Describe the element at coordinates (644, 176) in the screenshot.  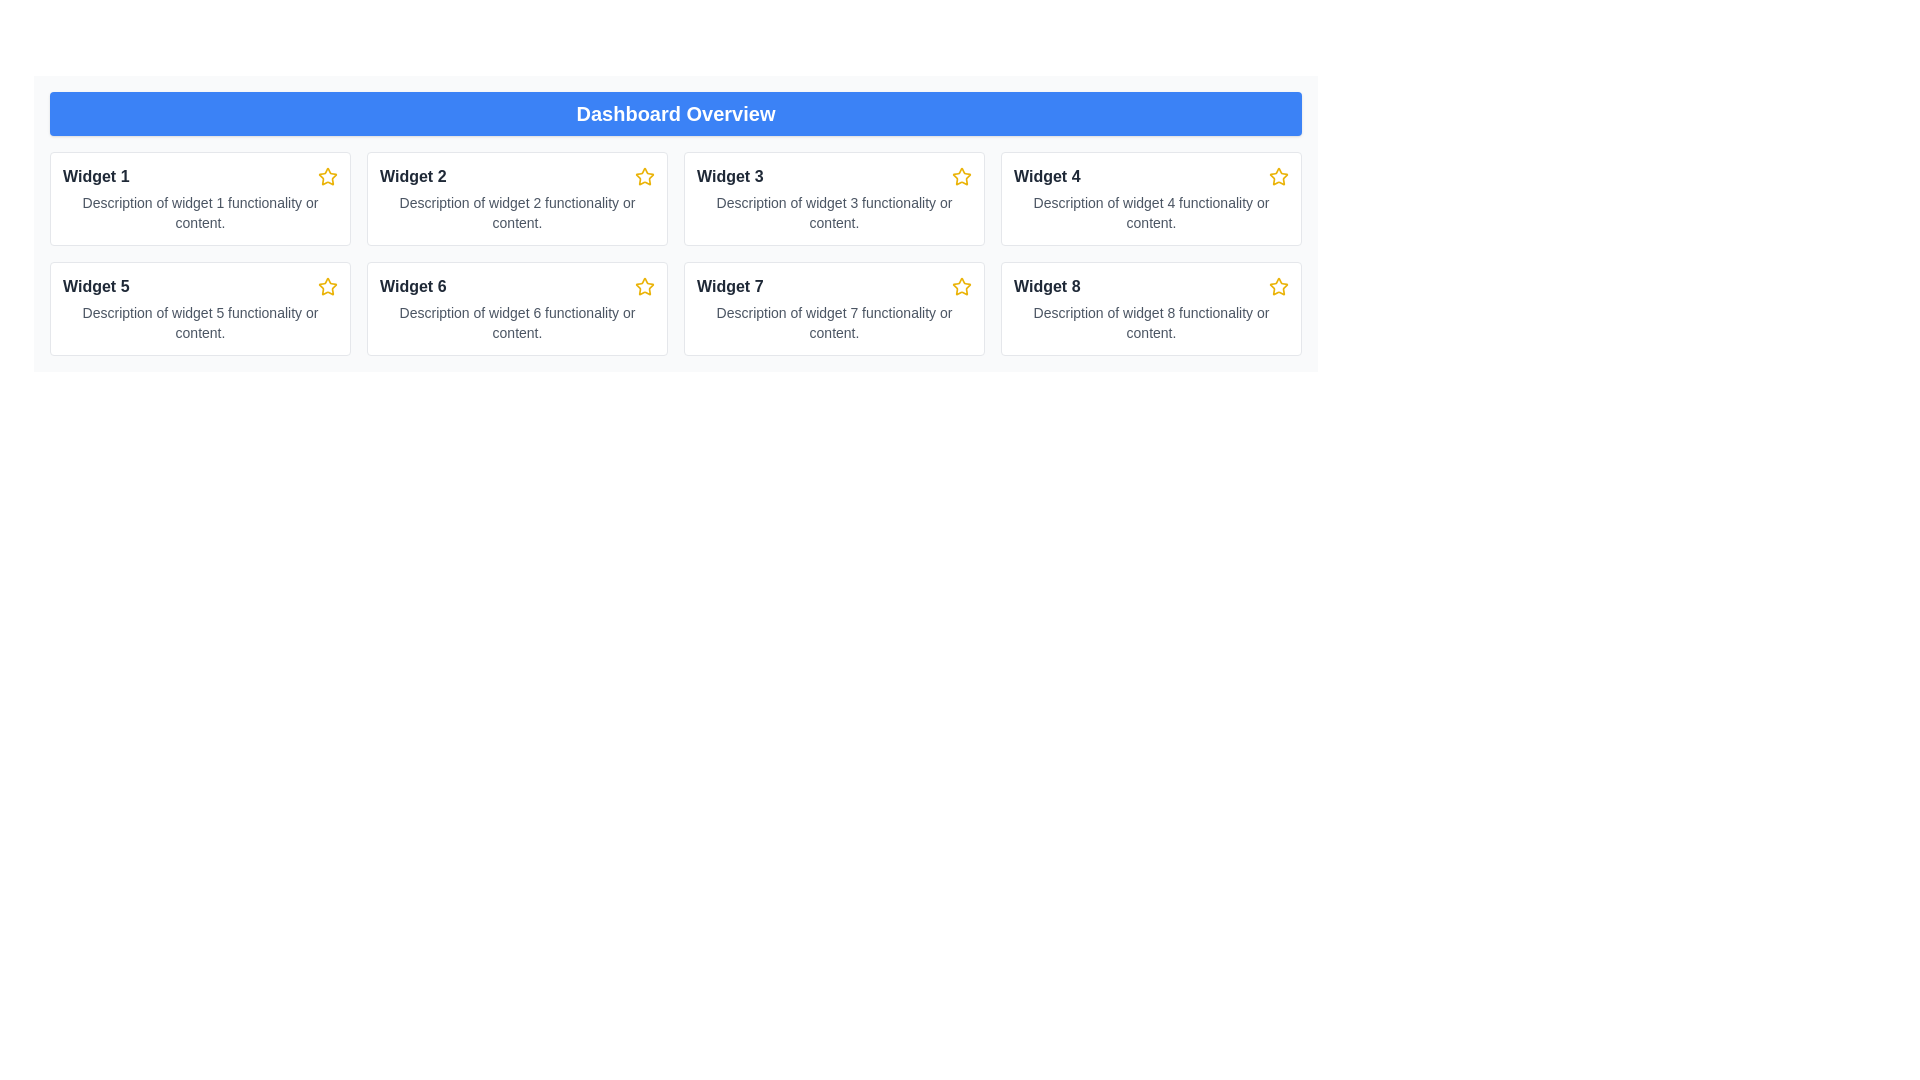
I see `the star icon used to favorite 'Widget 2' in the 'Dashboard Overview' section` at that location.